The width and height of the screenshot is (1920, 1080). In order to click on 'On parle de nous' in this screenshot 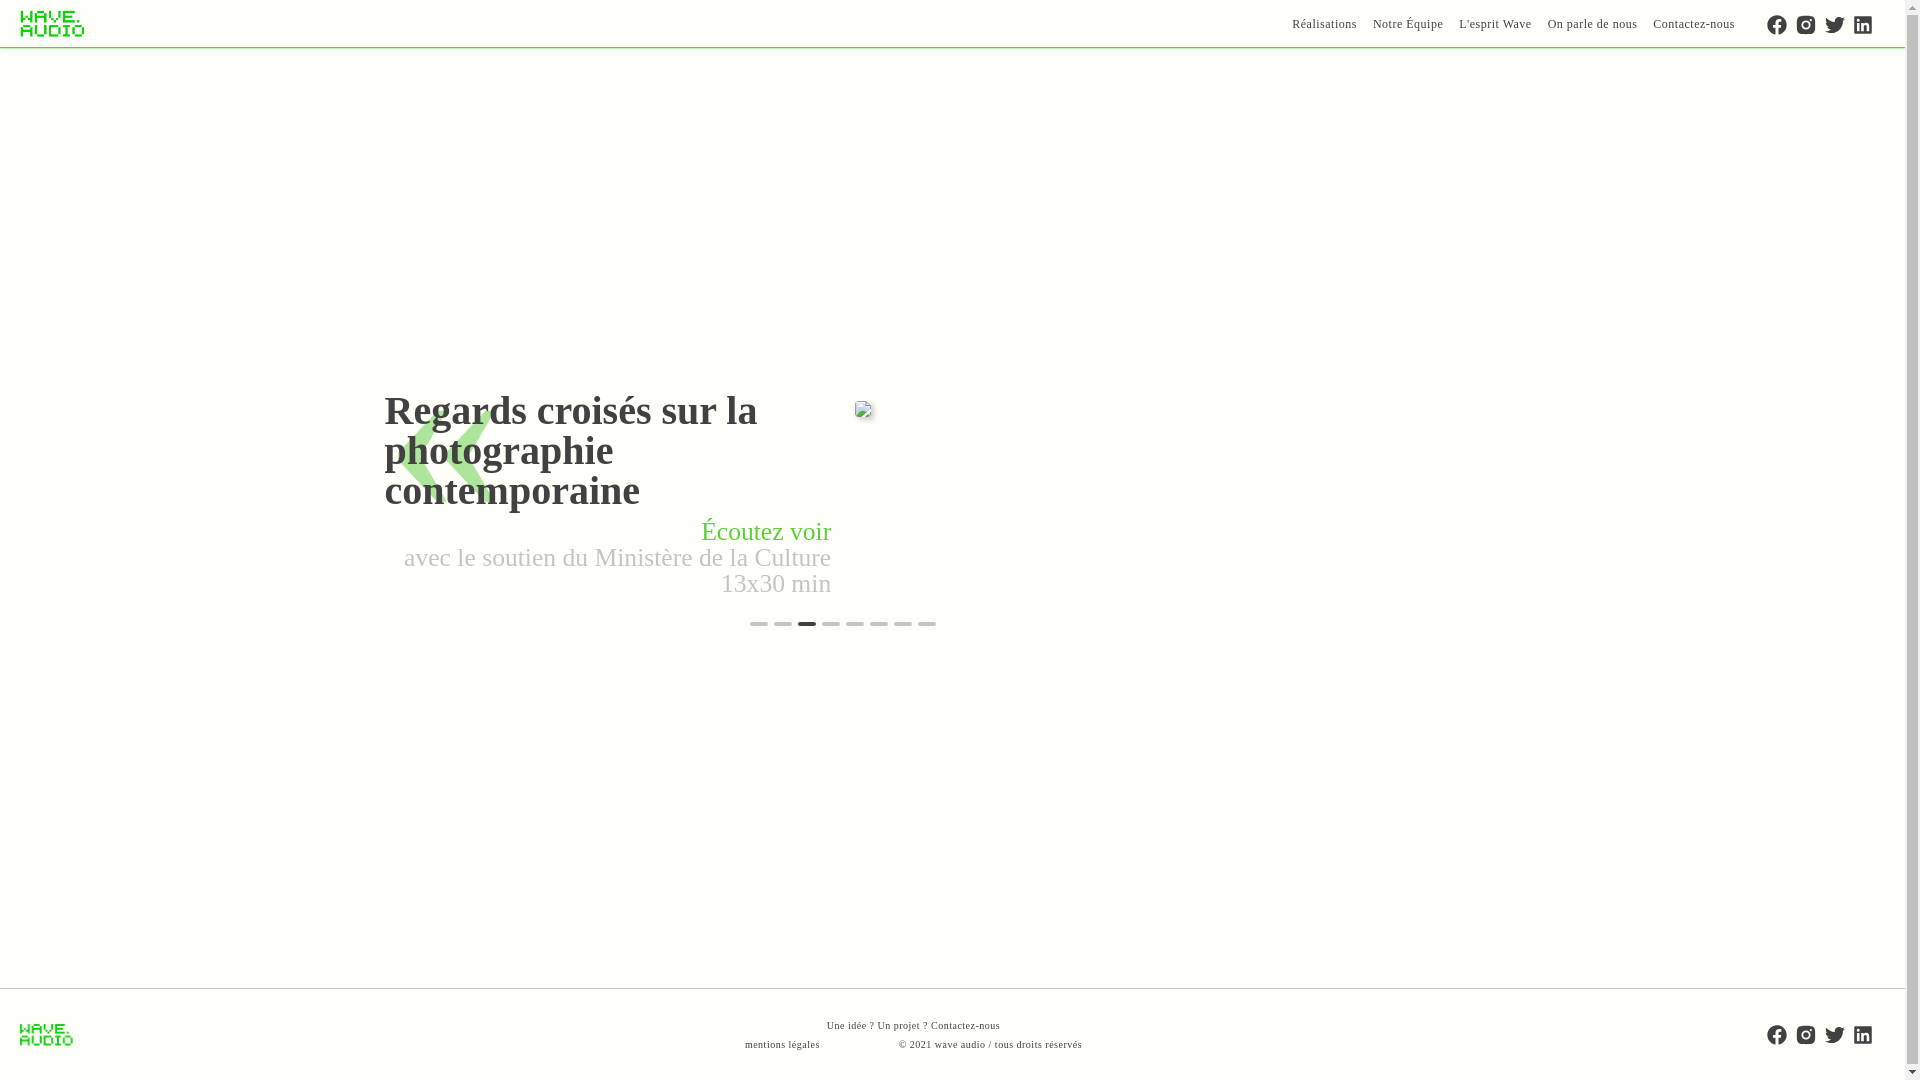, I will do `click(1547, 23)`.